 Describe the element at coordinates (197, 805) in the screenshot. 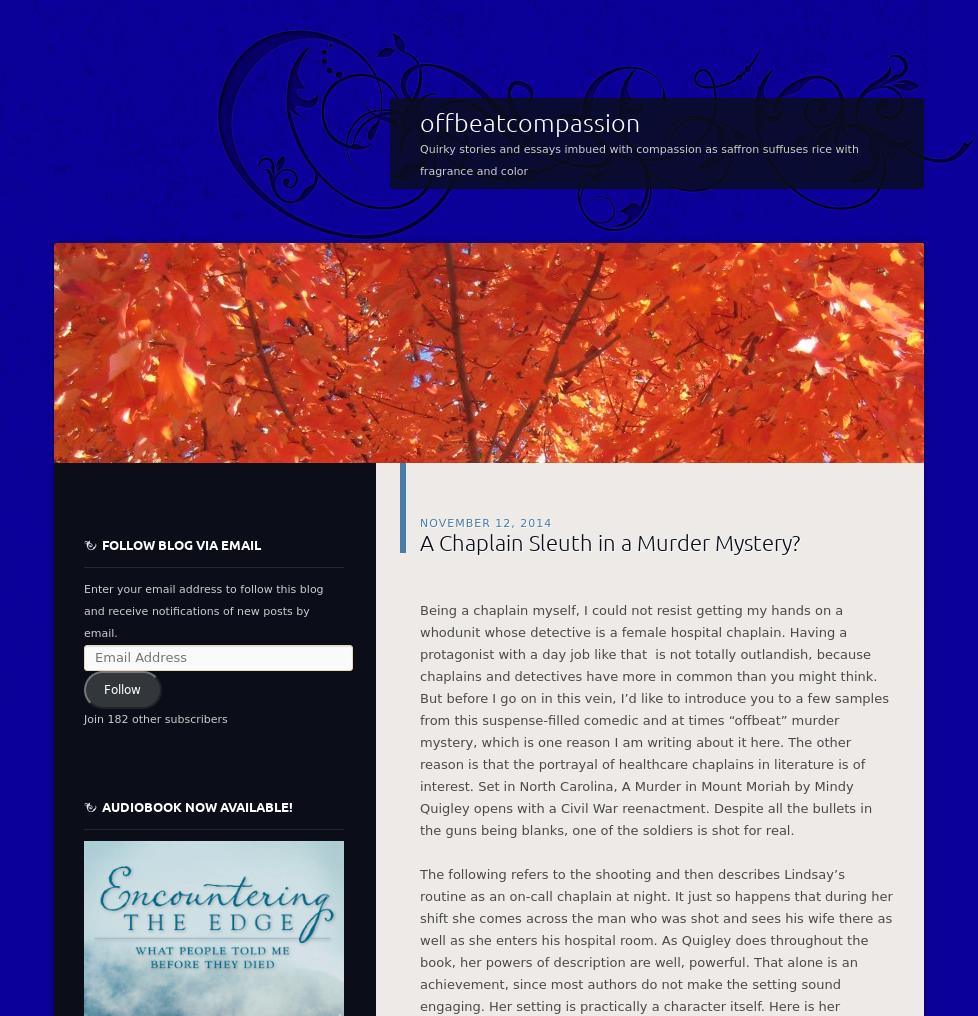

I see `'Audiobook now available!'` at that location.